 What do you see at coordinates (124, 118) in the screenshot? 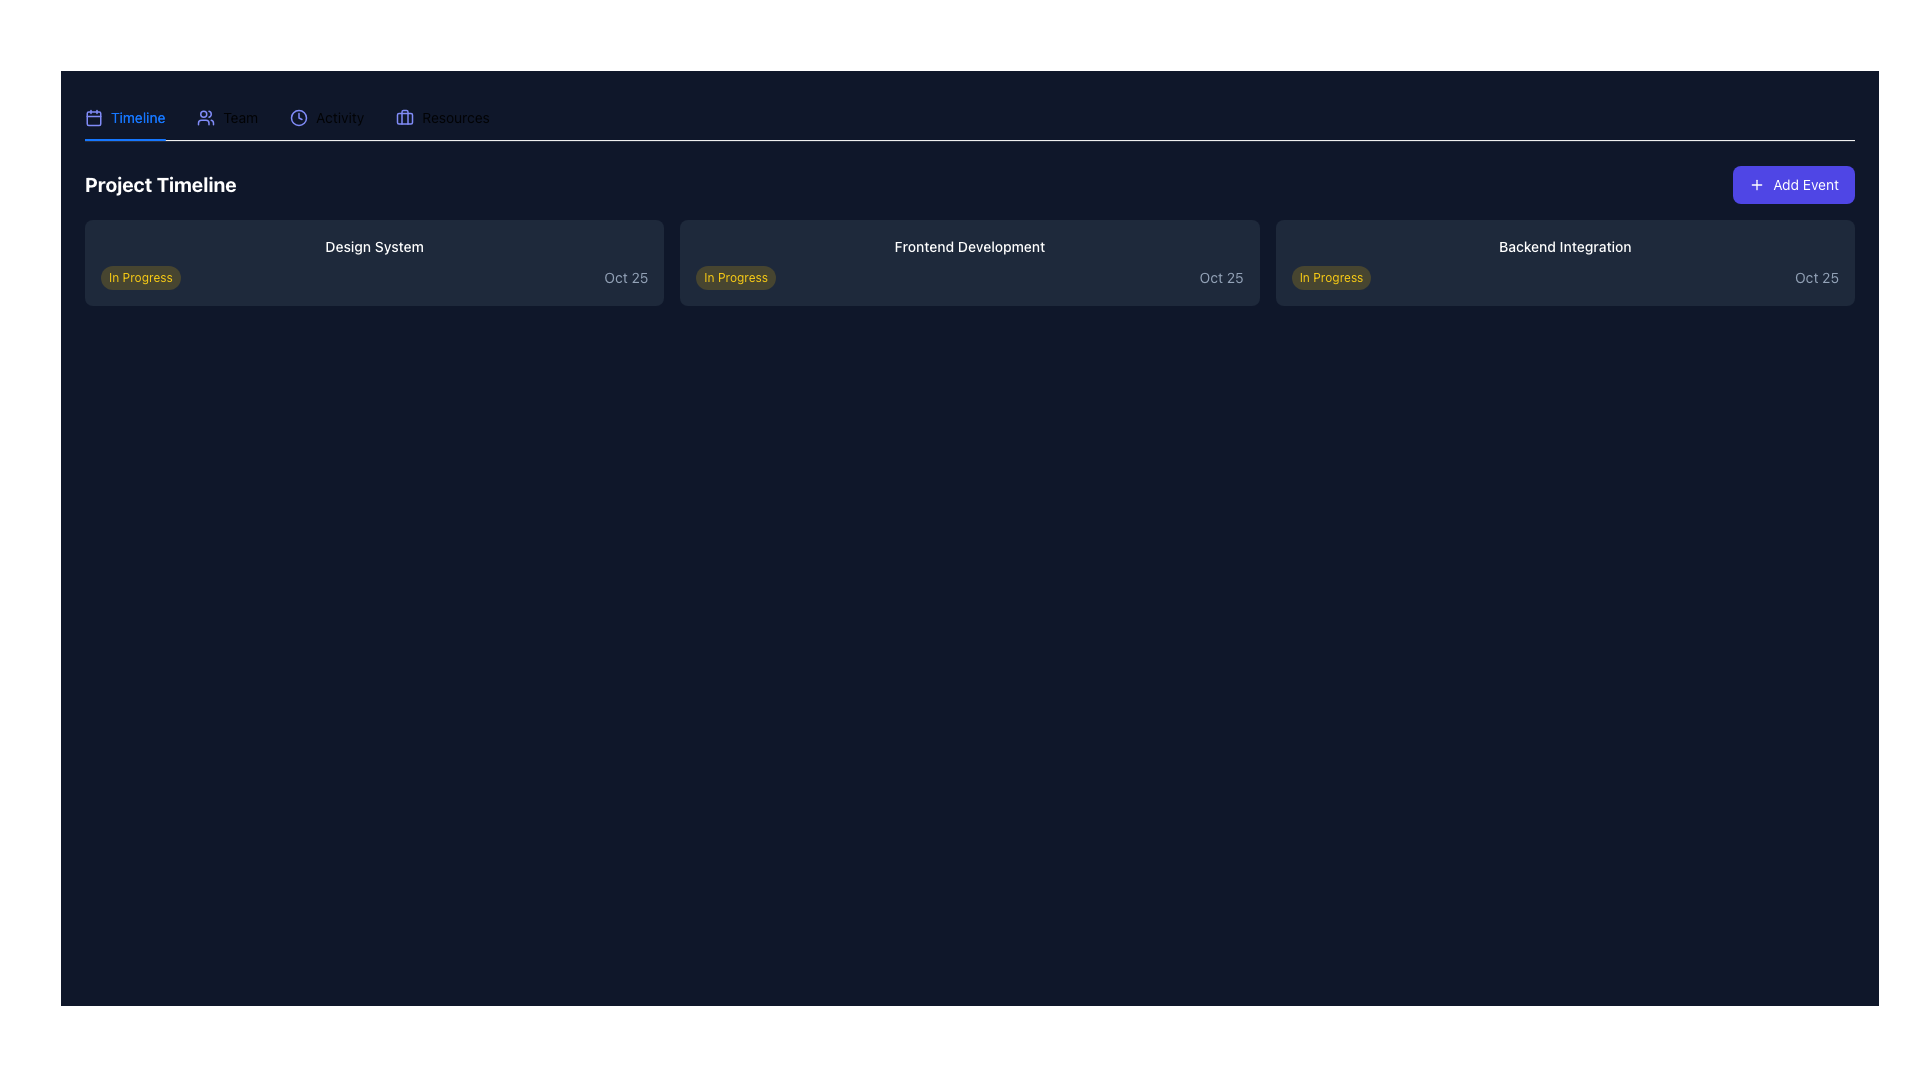
I see `the 'Timeline' tab` at bounding box center [124, 118].